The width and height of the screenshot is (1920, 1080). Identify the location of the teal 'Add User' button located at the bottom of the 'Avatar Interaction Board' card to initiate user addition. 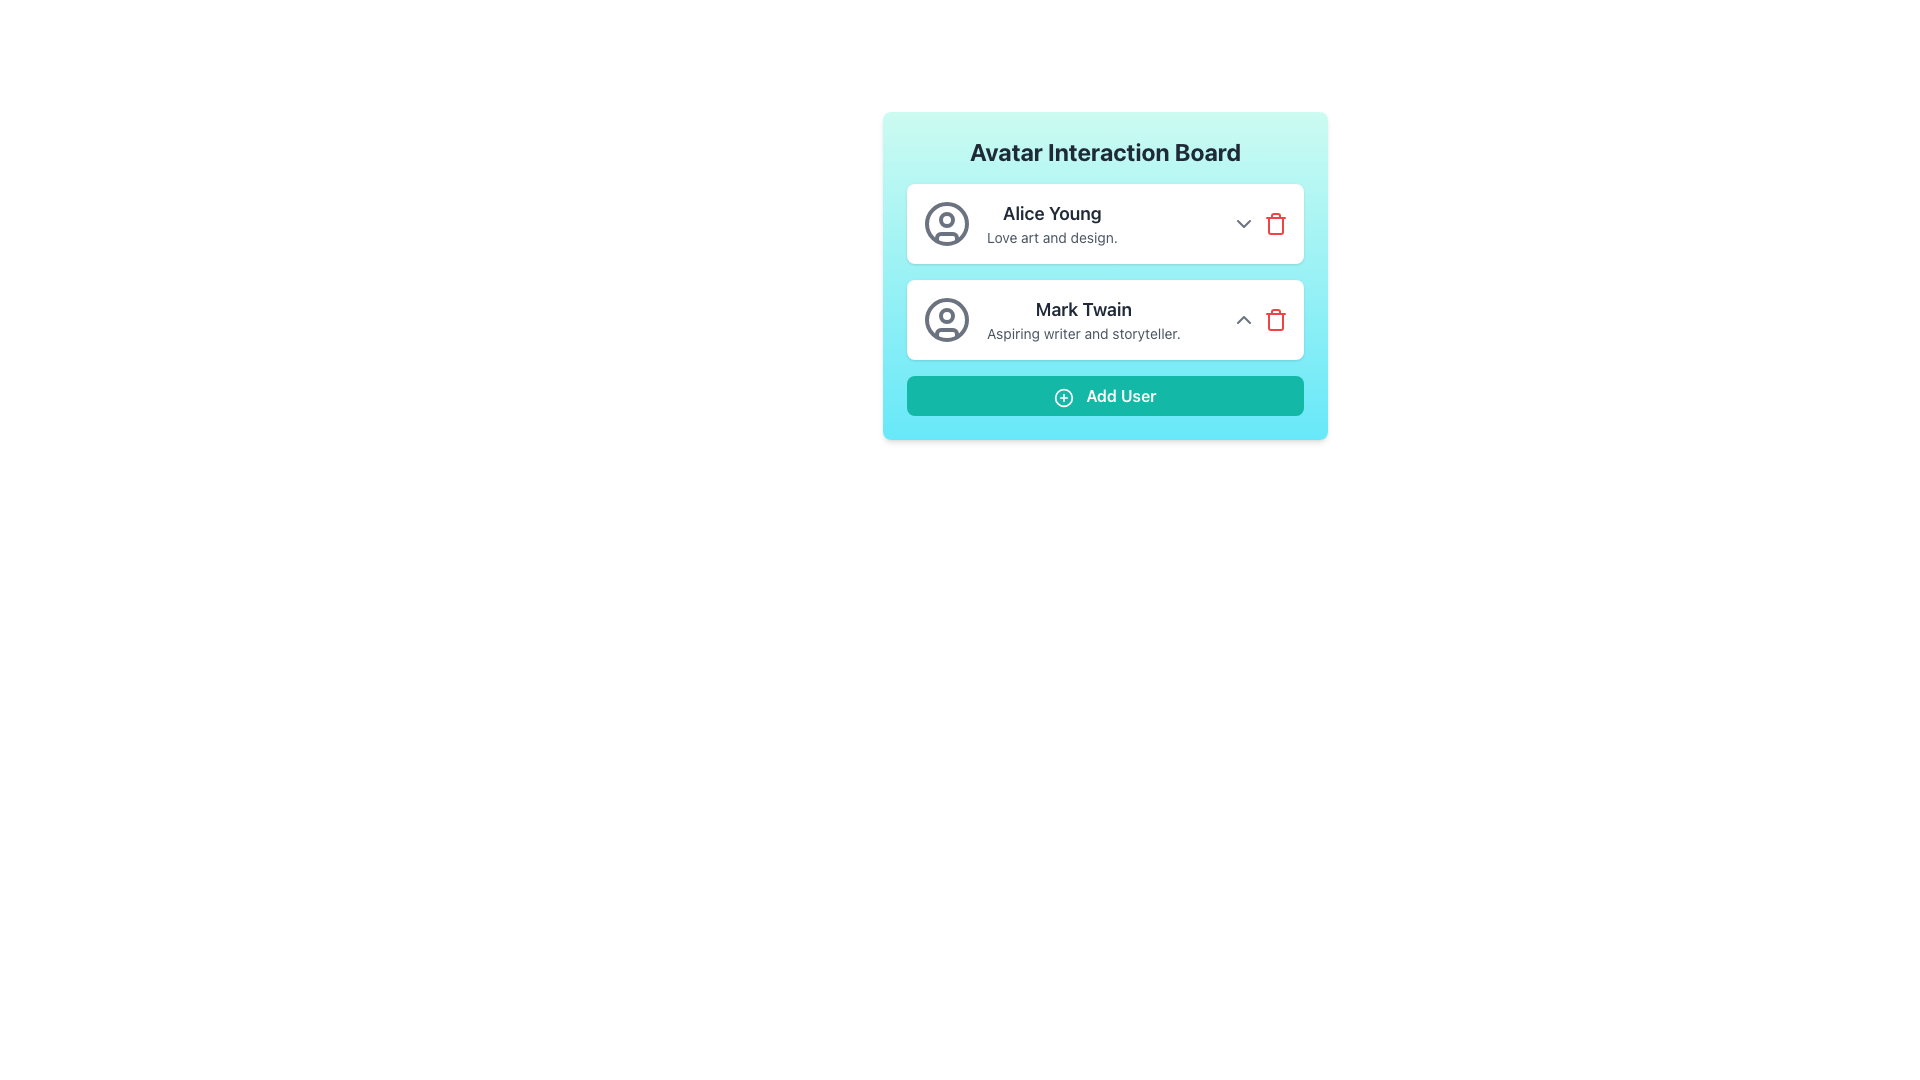
(1104, 396).